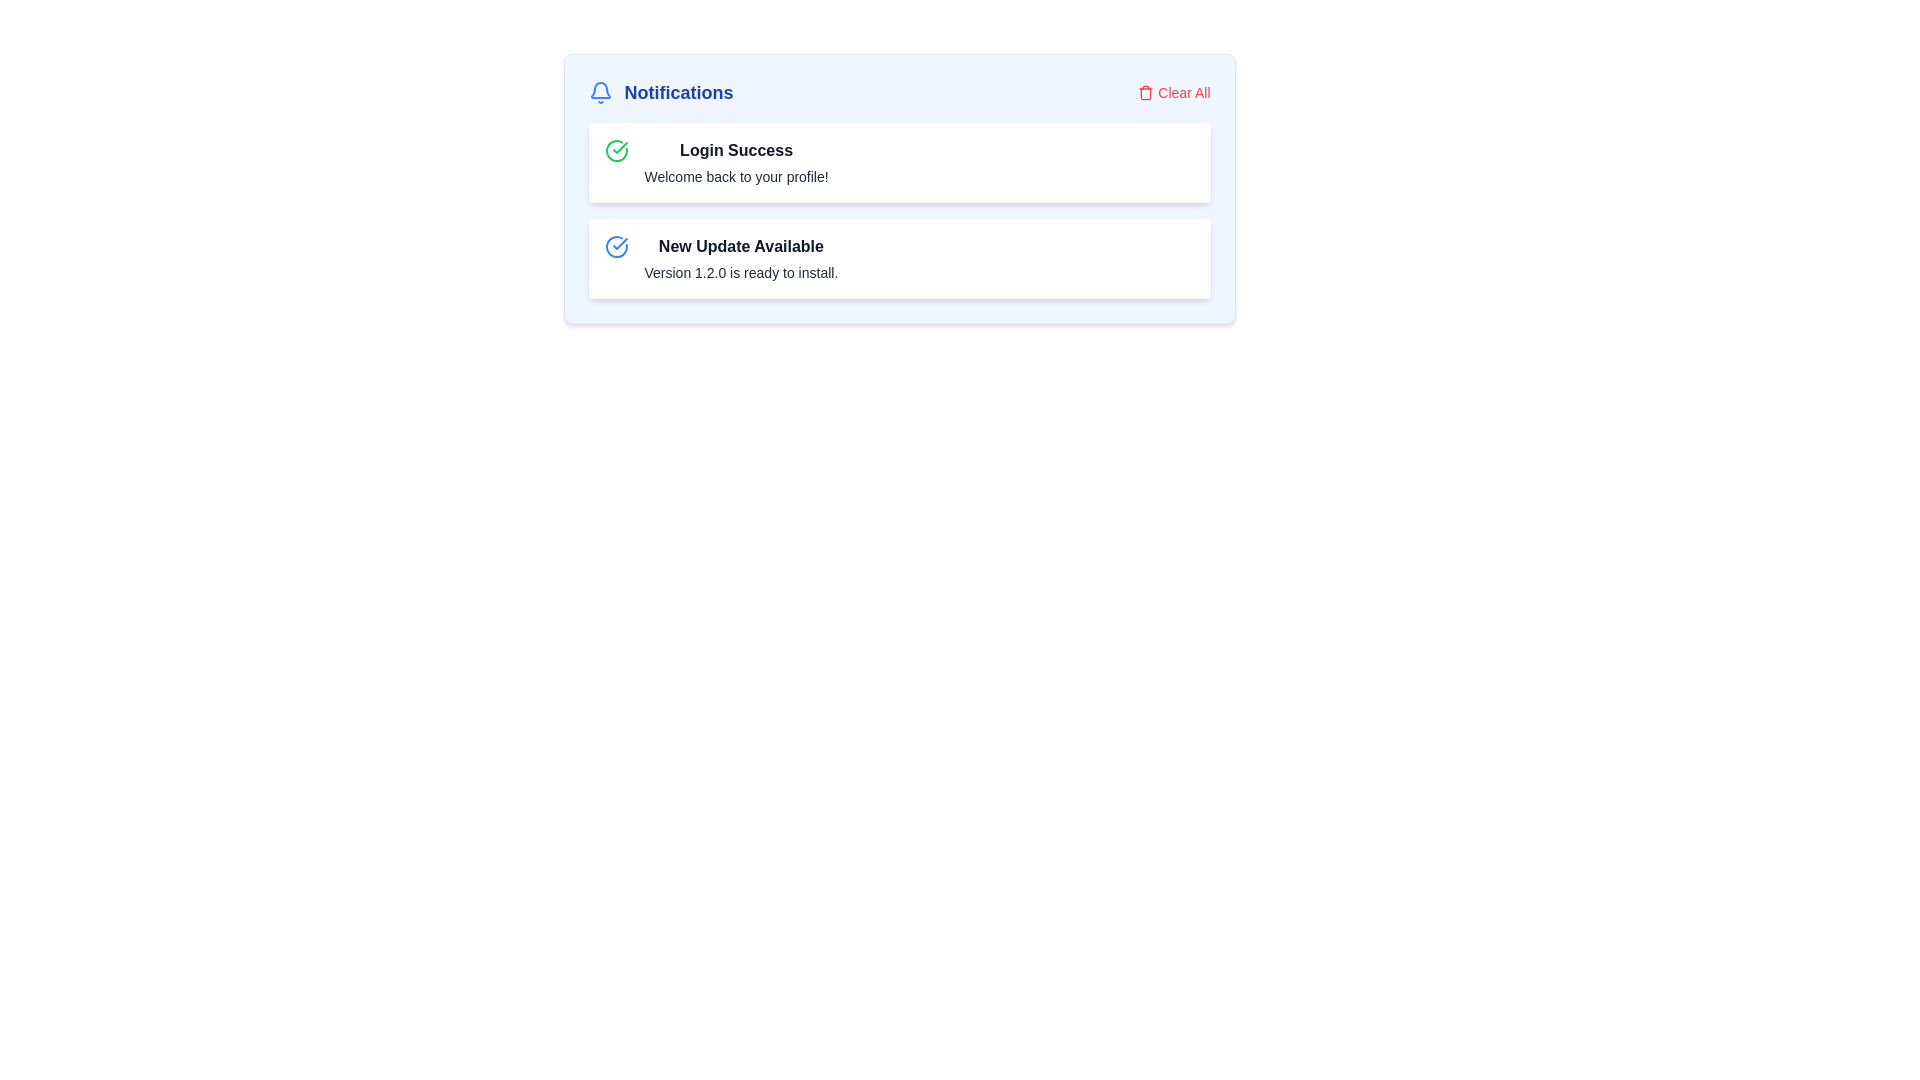  What do you see at coordinates (615, 245) in the screenshot?
I see `the blue circular icon with a check mark inside, located in the second notification panel labeled 'New Update Available', to the left of the text 'New Update Available'` at bounding box center [615, 245].